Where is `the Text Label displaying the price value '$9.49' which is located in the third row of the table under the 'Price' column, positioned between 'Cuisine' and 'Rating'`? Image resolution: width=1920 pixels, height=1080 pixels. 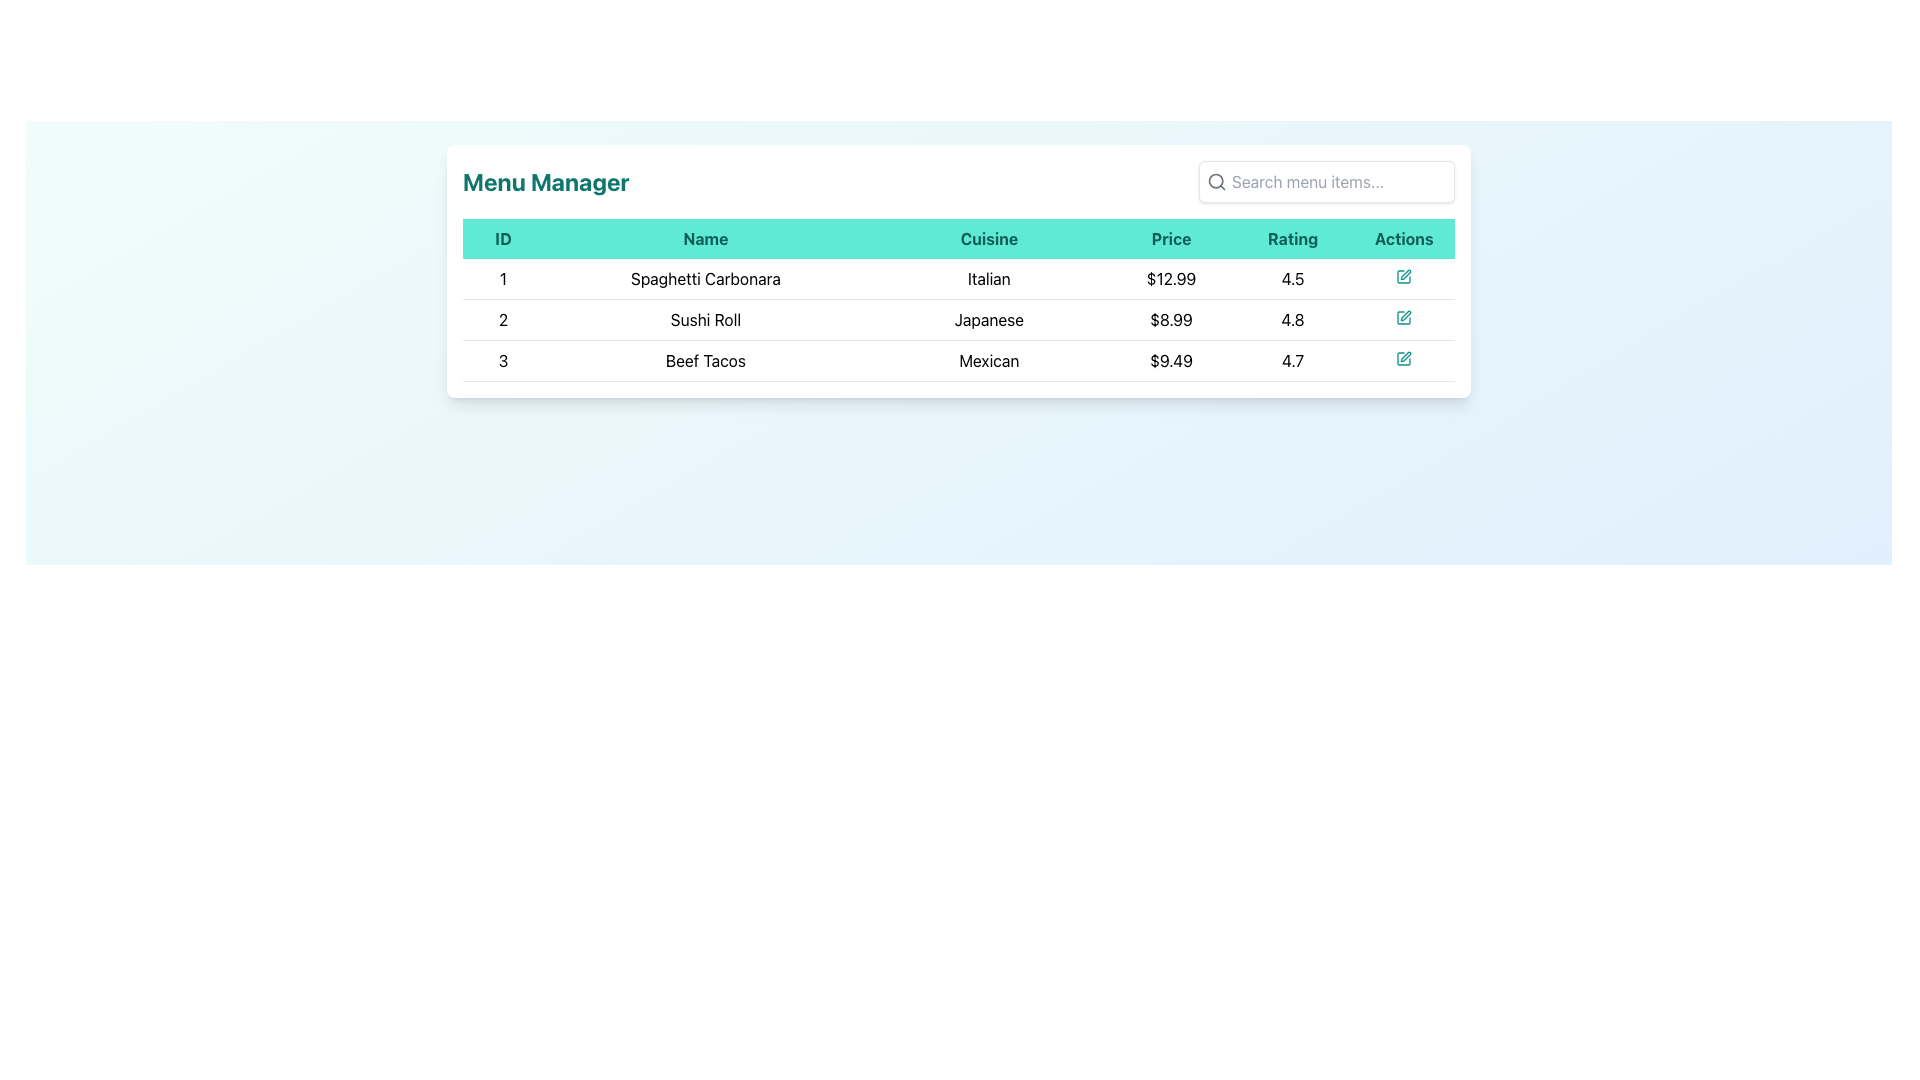
the Text Label displaying the price value '$9.49' which is located in the third row of the table under the 'Price' column, positioned between 'Cuisine' and 'Rating' is located at coordinates (1171, 361).